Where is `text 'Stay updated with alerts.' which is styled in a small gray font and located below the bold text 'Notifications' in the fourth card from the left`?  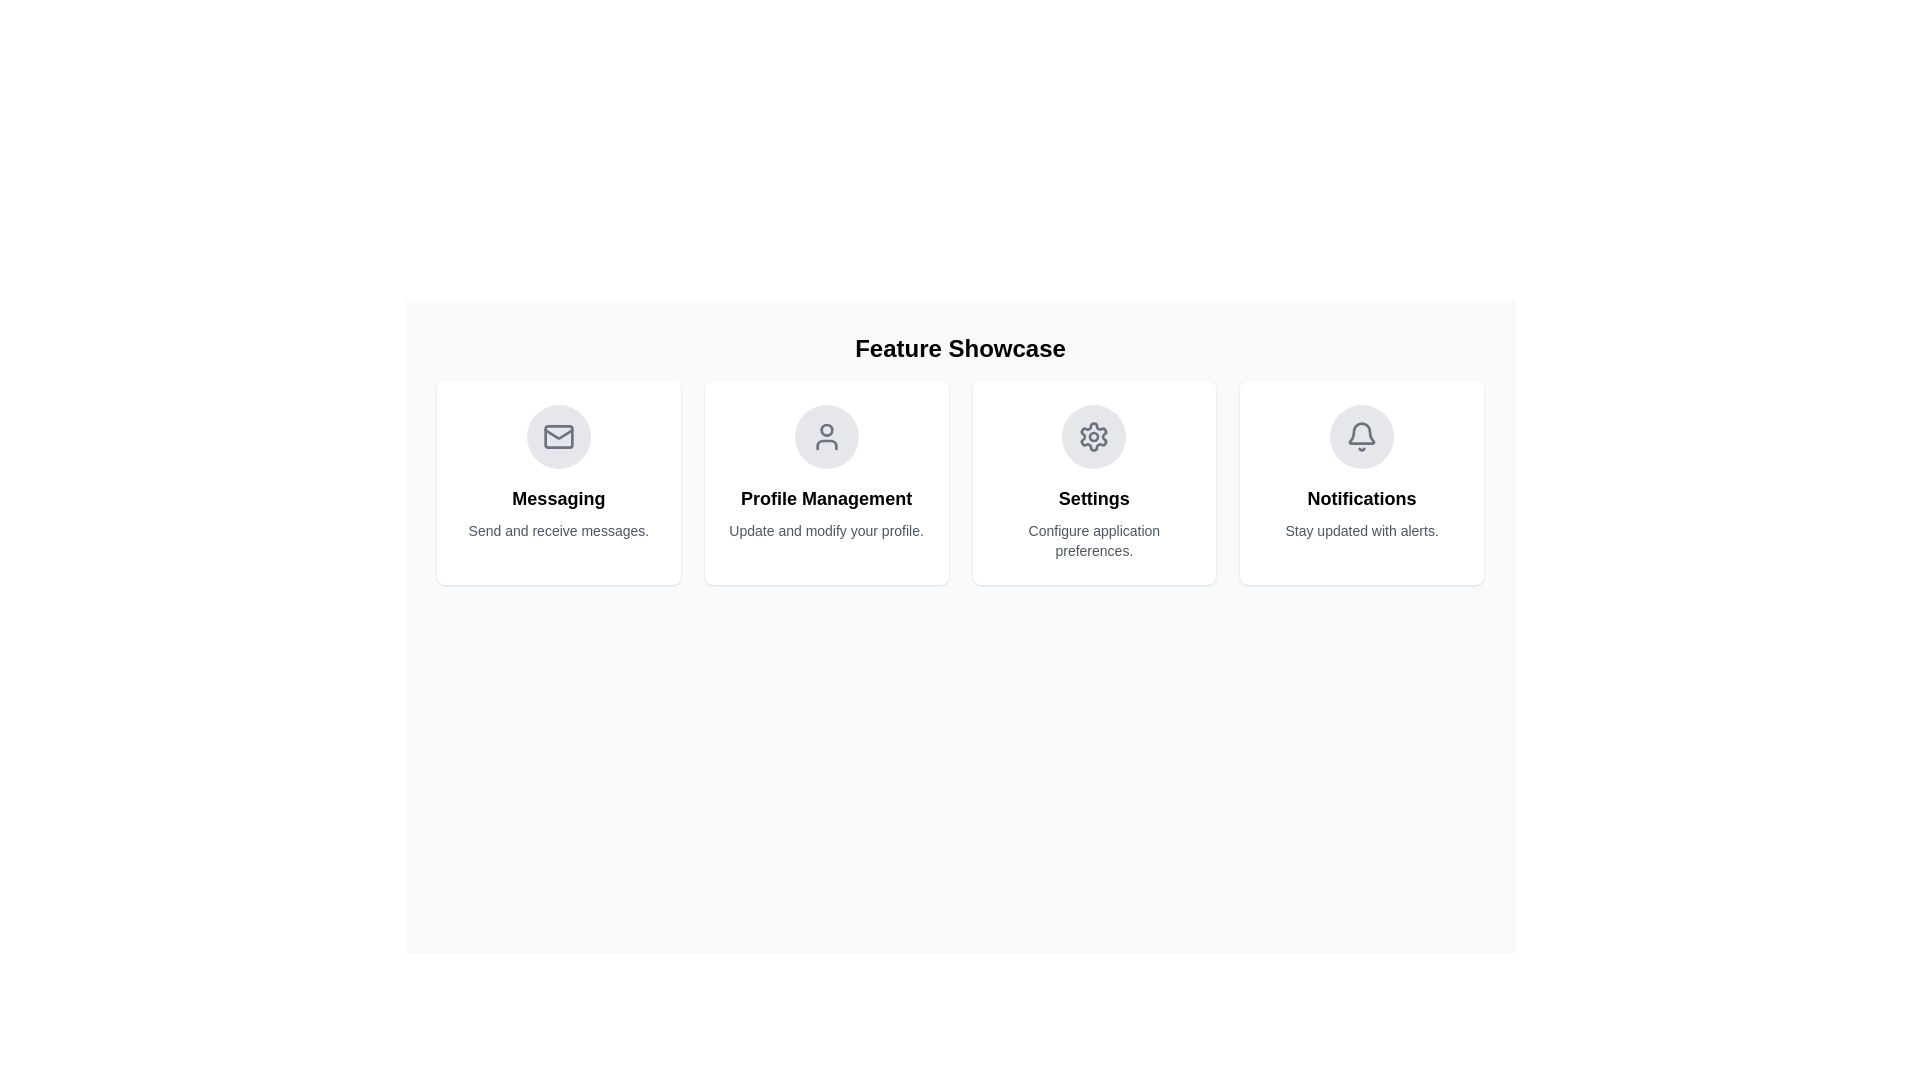
text 'Stay updated with alerts.' which is styled in a small gray font and located below the bold text 'Notifications' in the fourth card from the left is located at coordinates (1361, 530).